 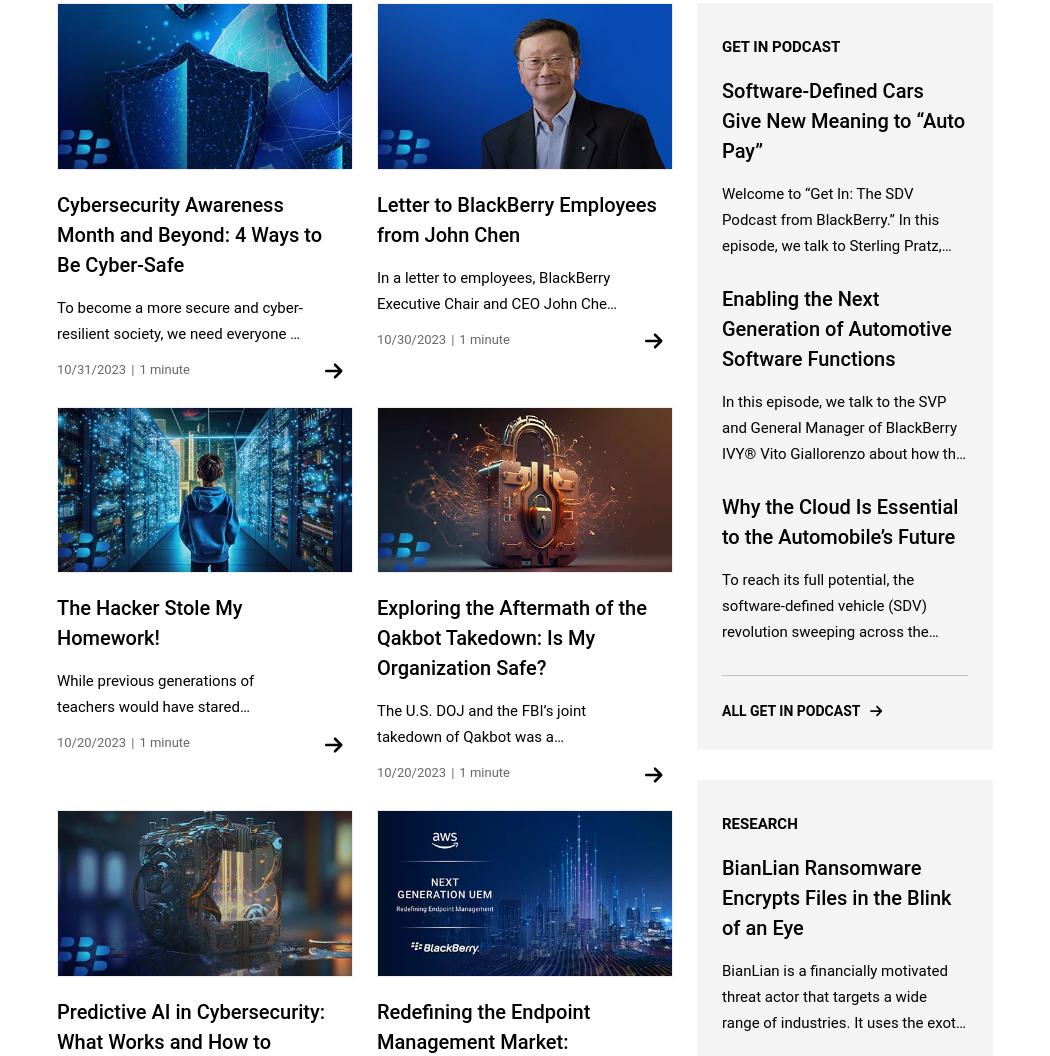 I want to click on 'Privacy Policy', so click(x=734, y=764).